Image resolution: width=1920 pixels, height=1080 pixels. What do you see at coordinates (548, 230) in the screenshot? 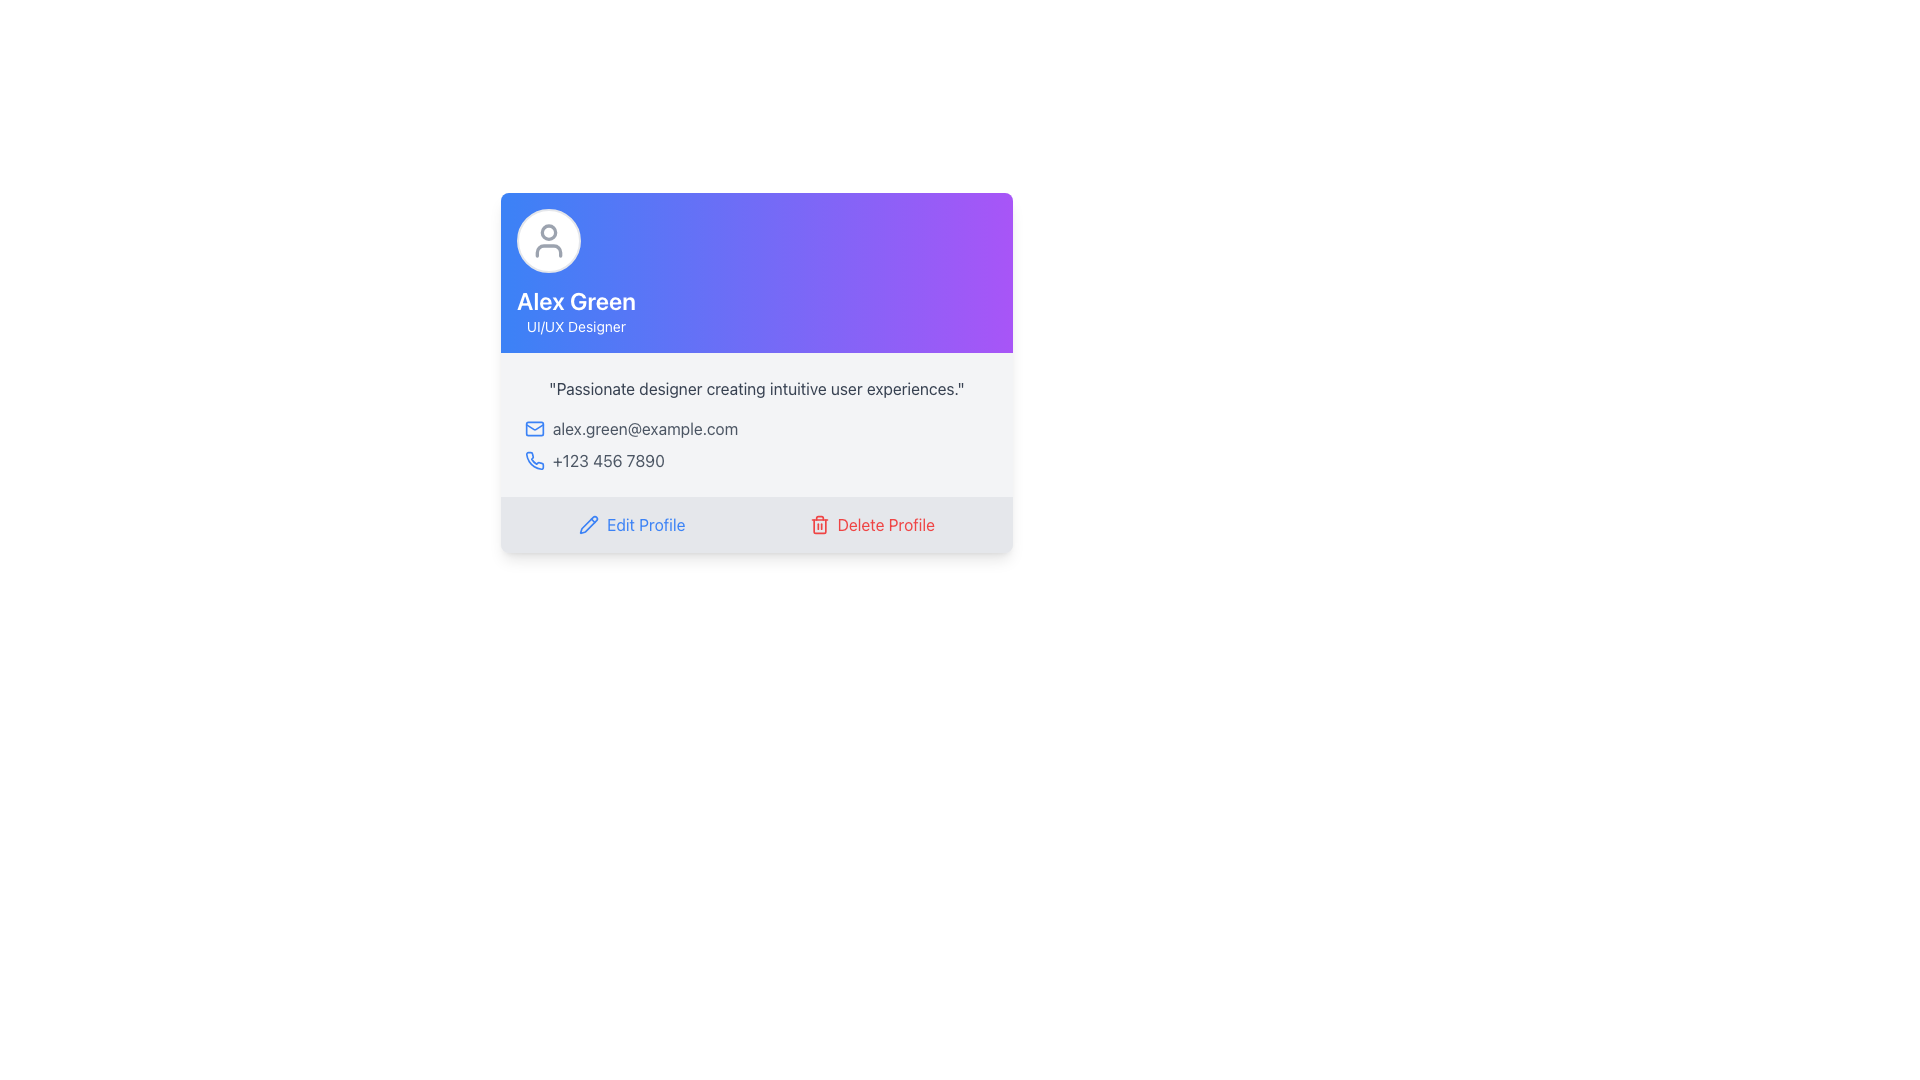
I see `the light gray circular SVG element representing the head in the user profile icon located at the top-left of the card interface` at bounding box center [548, 230].